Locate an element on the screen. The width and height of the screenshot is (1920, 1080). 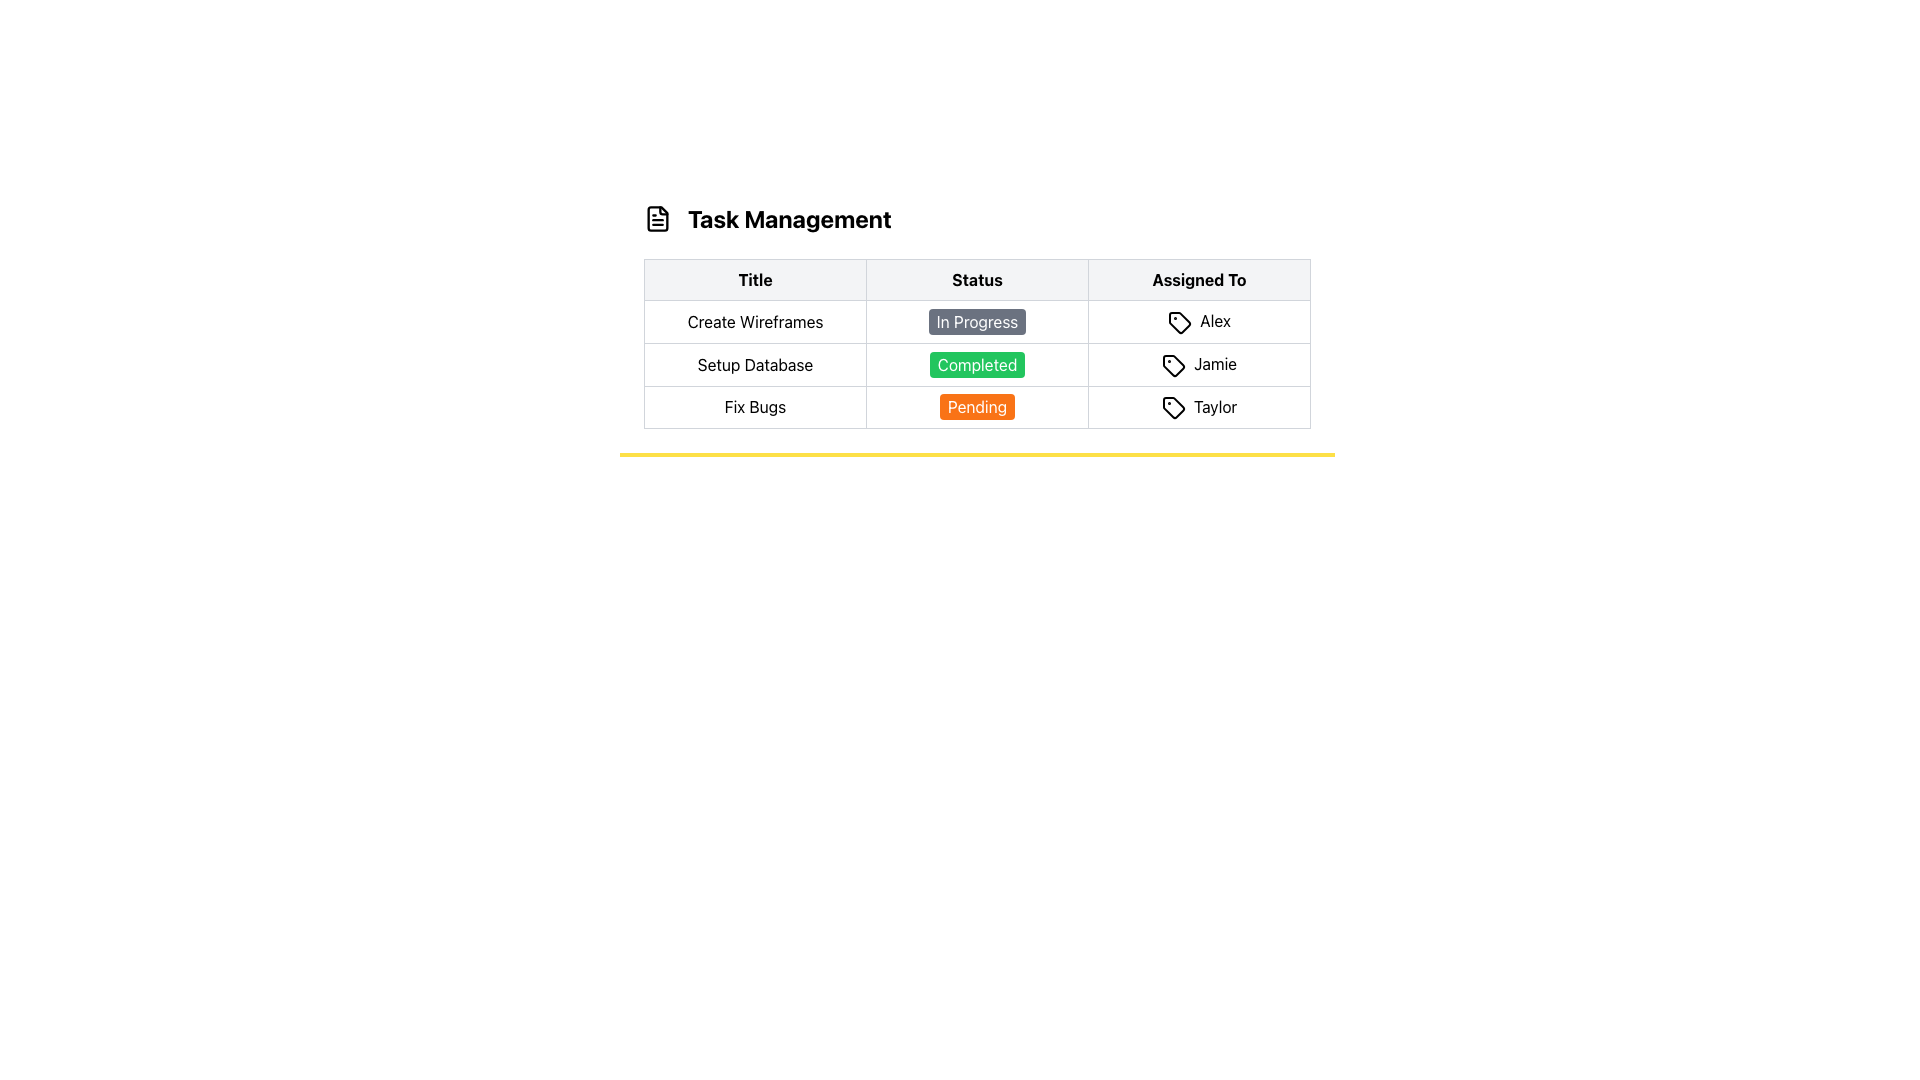
the tagging icon located in the 'Assigned To' column of the table, specifically in the cell for 'Jamie', which is the first icon in that cell is located at coordinates (1173, 365).